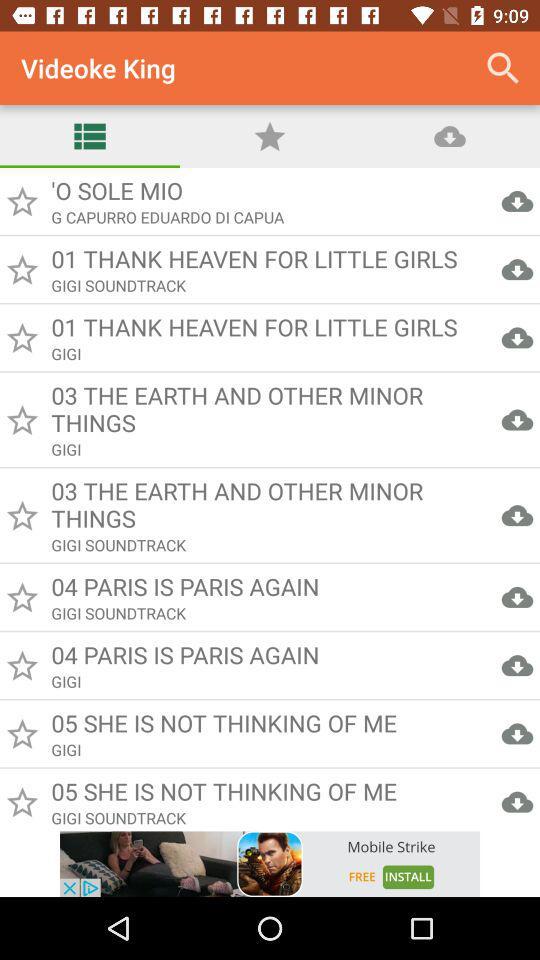 The height and width of the screenshot is (960, 540). I want to click on available files to download, so click(270, 498).